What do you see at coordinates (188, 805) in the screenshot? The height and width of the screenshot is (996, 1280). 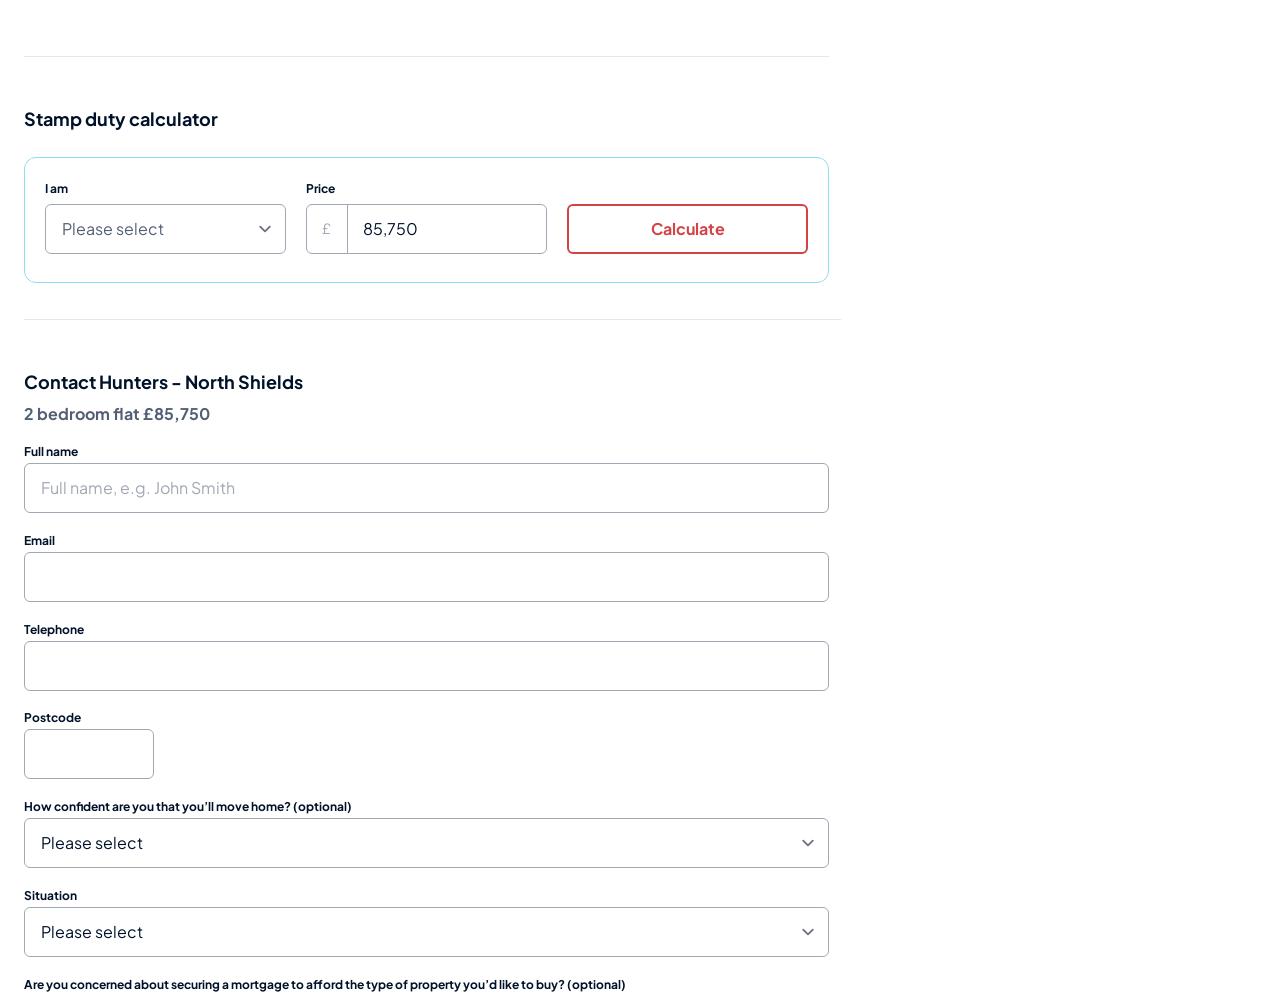 I see `'How confident are you that you’ll move home? (optional)'` at bounding box center [188, 805].